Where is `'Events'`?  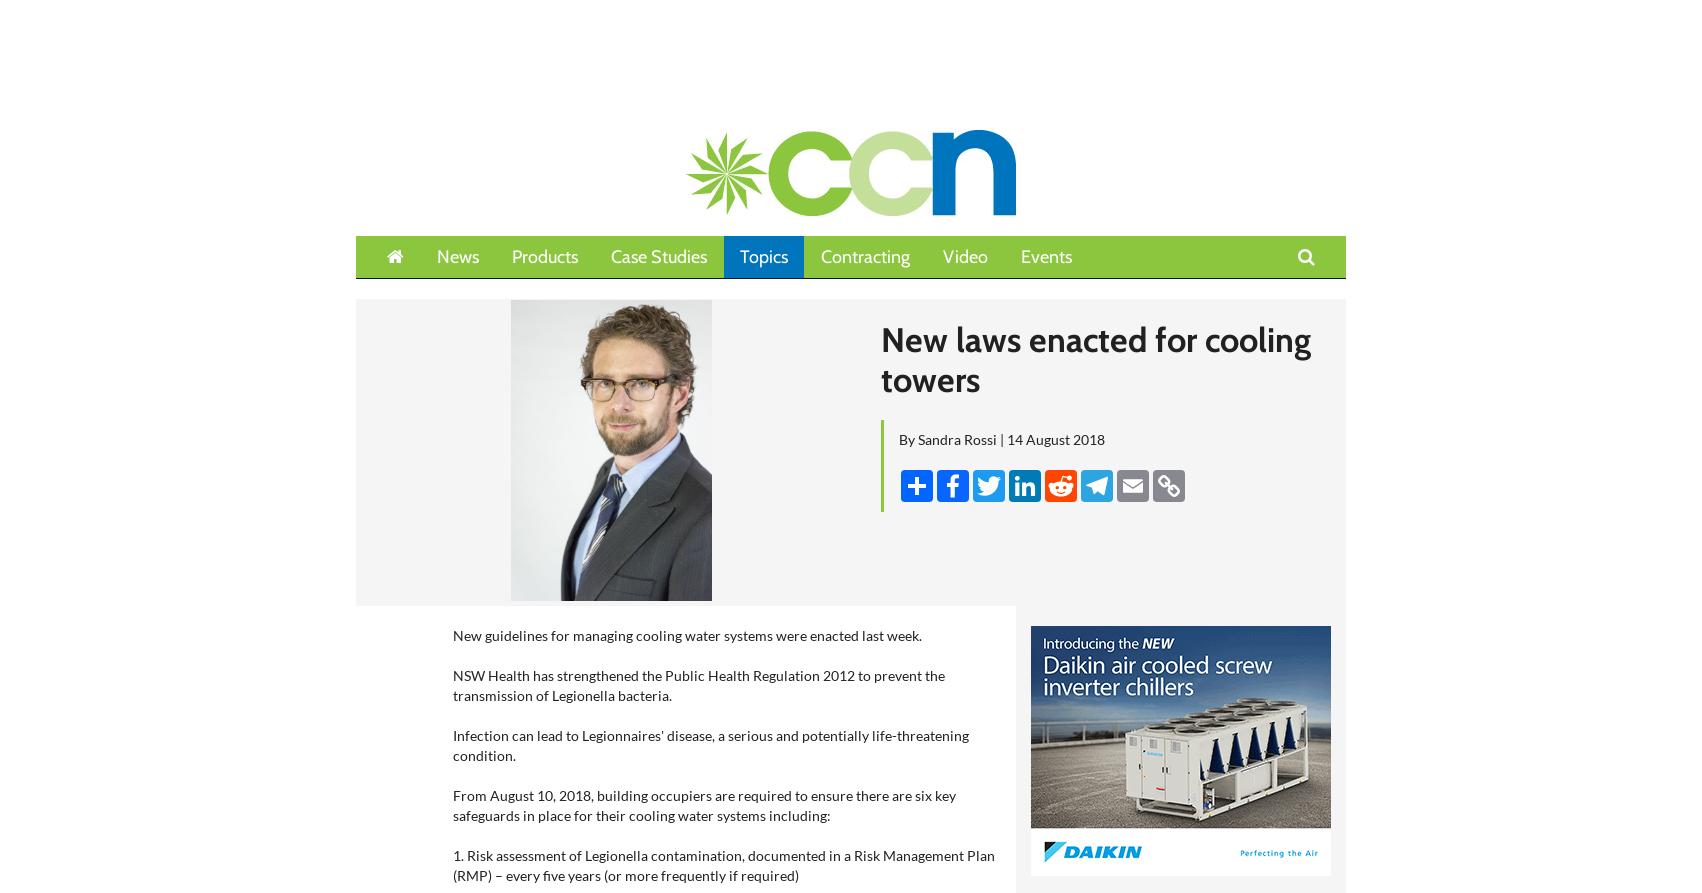
'Events' is located at coordinates (1045, 256).